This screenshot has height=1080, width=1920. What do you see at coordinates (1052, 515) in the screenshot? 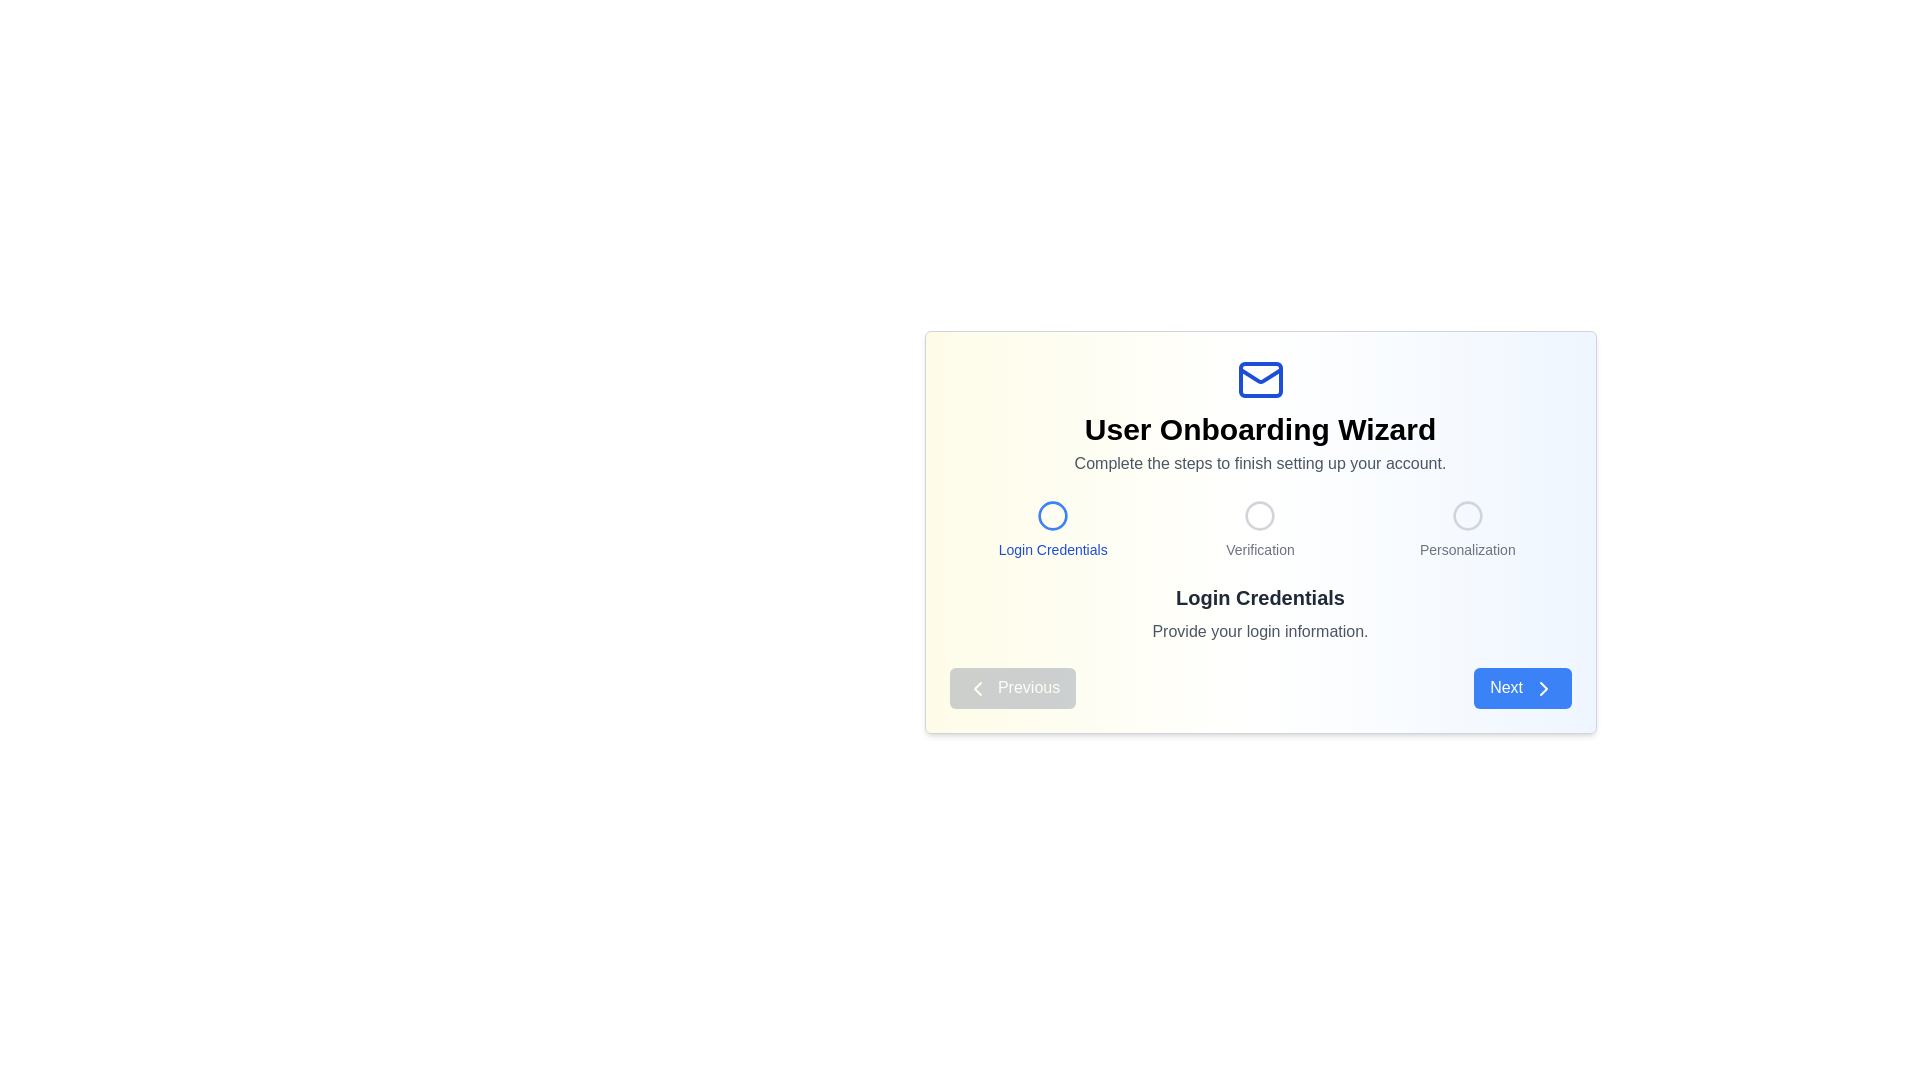
I see `the visual state of the first step indicator circle representing 'Login Credentials' in the onboarding process` at bounding box center [1052, 515].